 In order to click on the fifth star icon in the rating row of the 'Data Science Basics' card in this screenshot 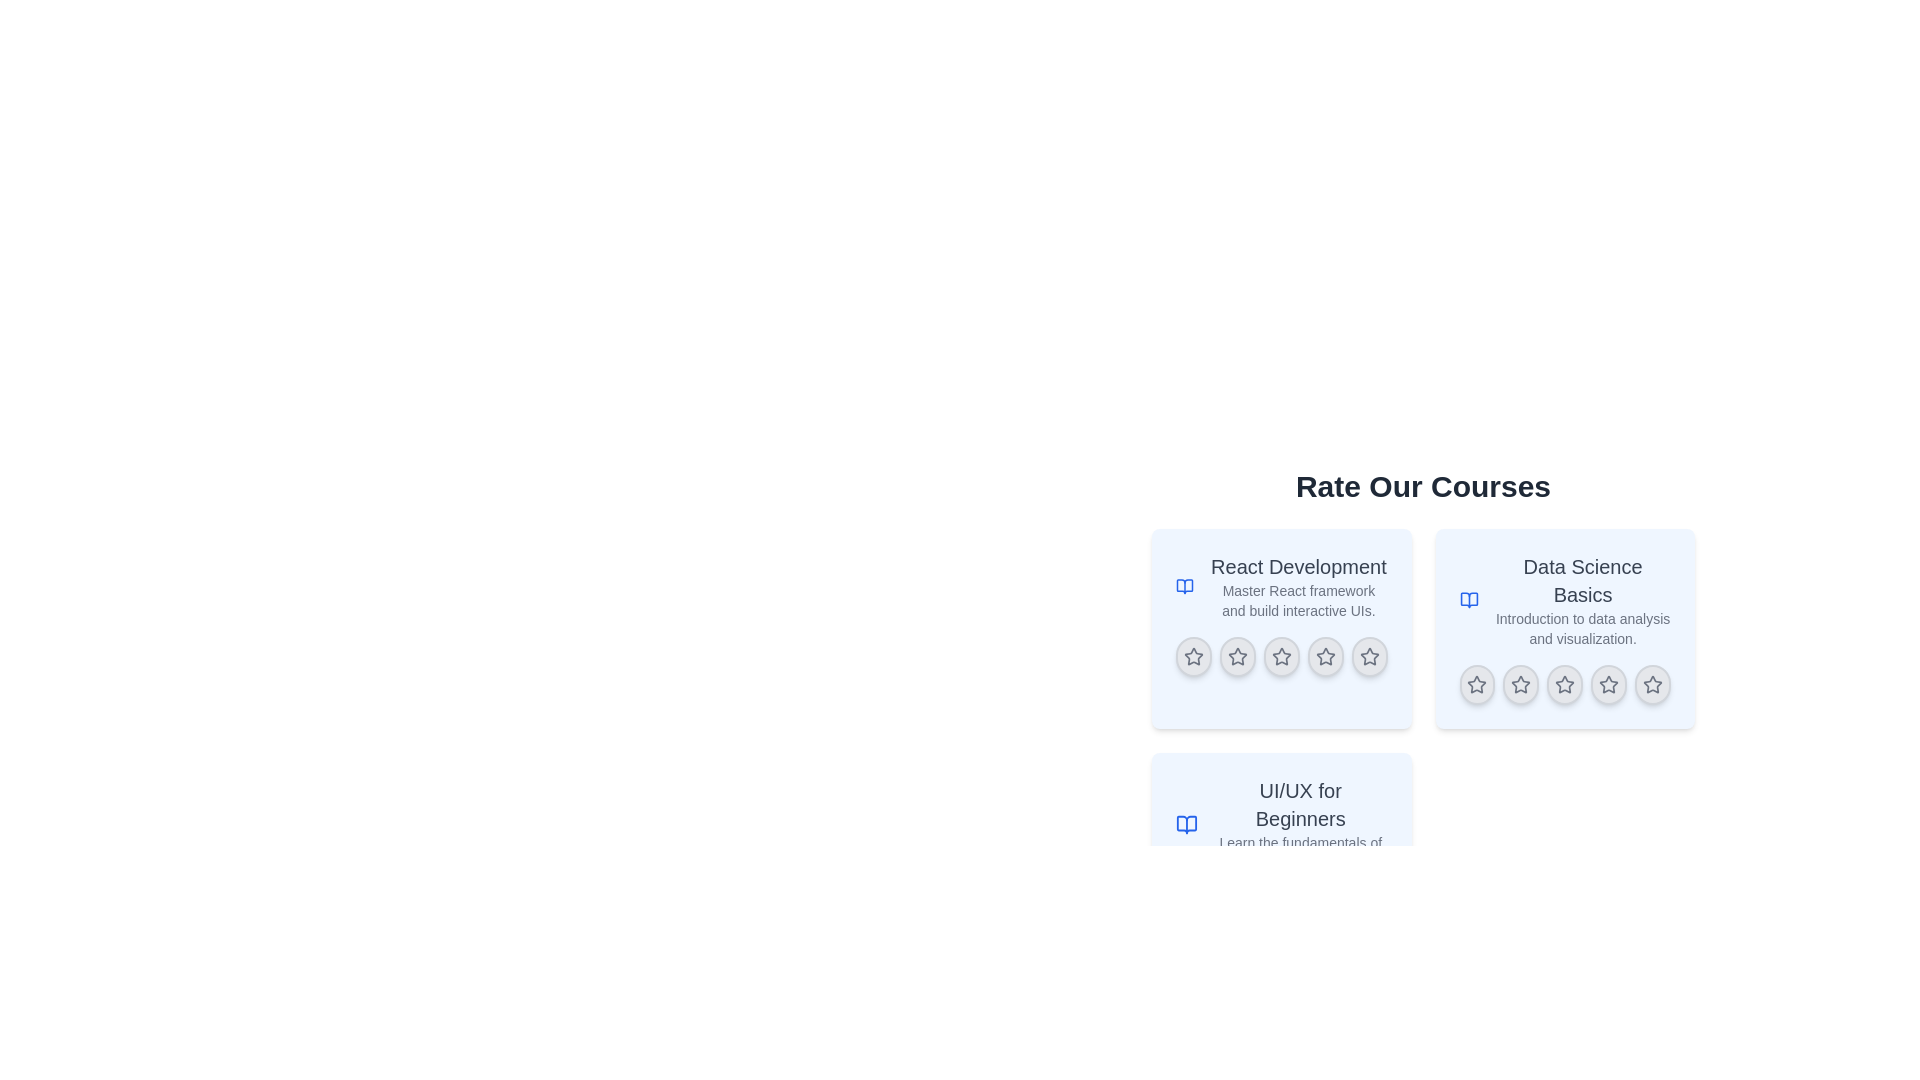, I will do `click(1653, 684)`.